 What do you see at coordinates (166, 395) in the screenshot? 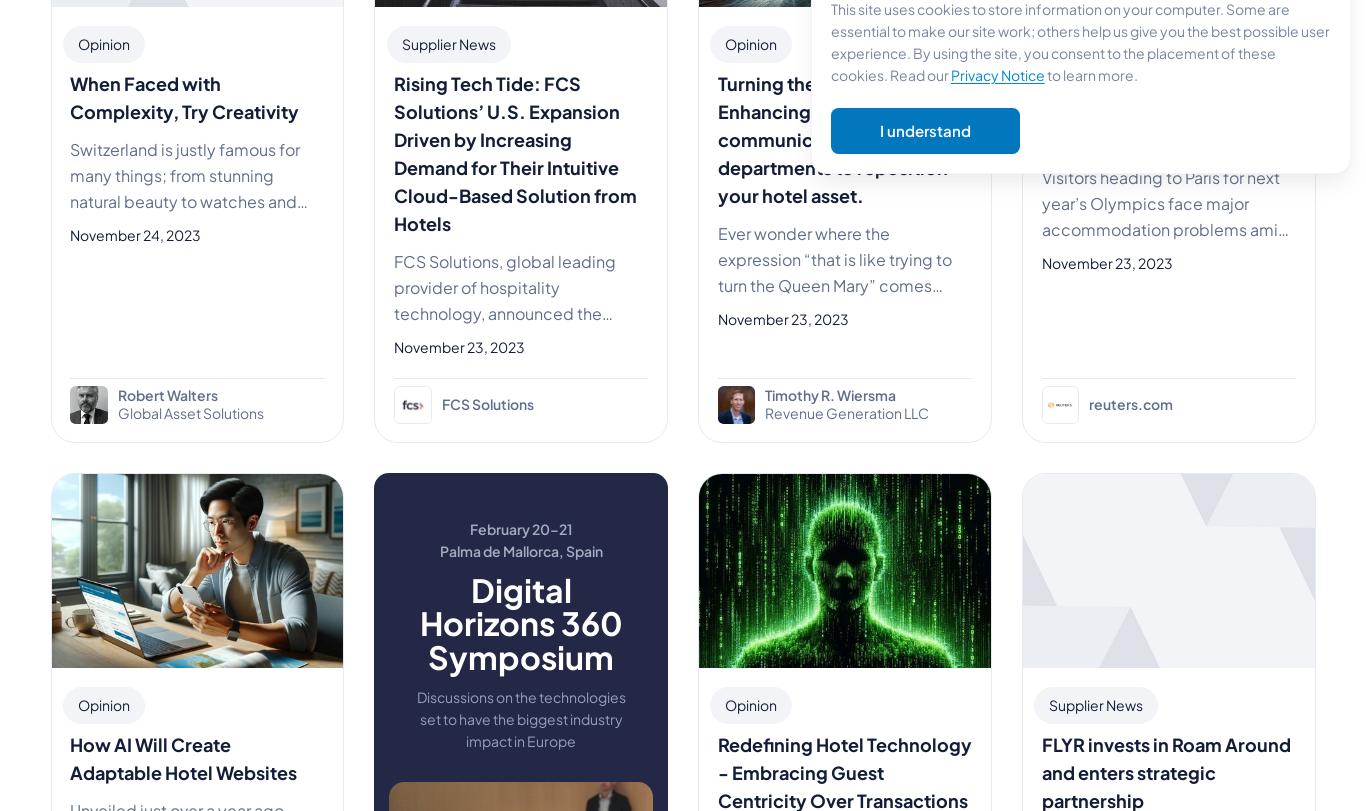
I see `'Robert Walters'` at bounding box center [166, 395].